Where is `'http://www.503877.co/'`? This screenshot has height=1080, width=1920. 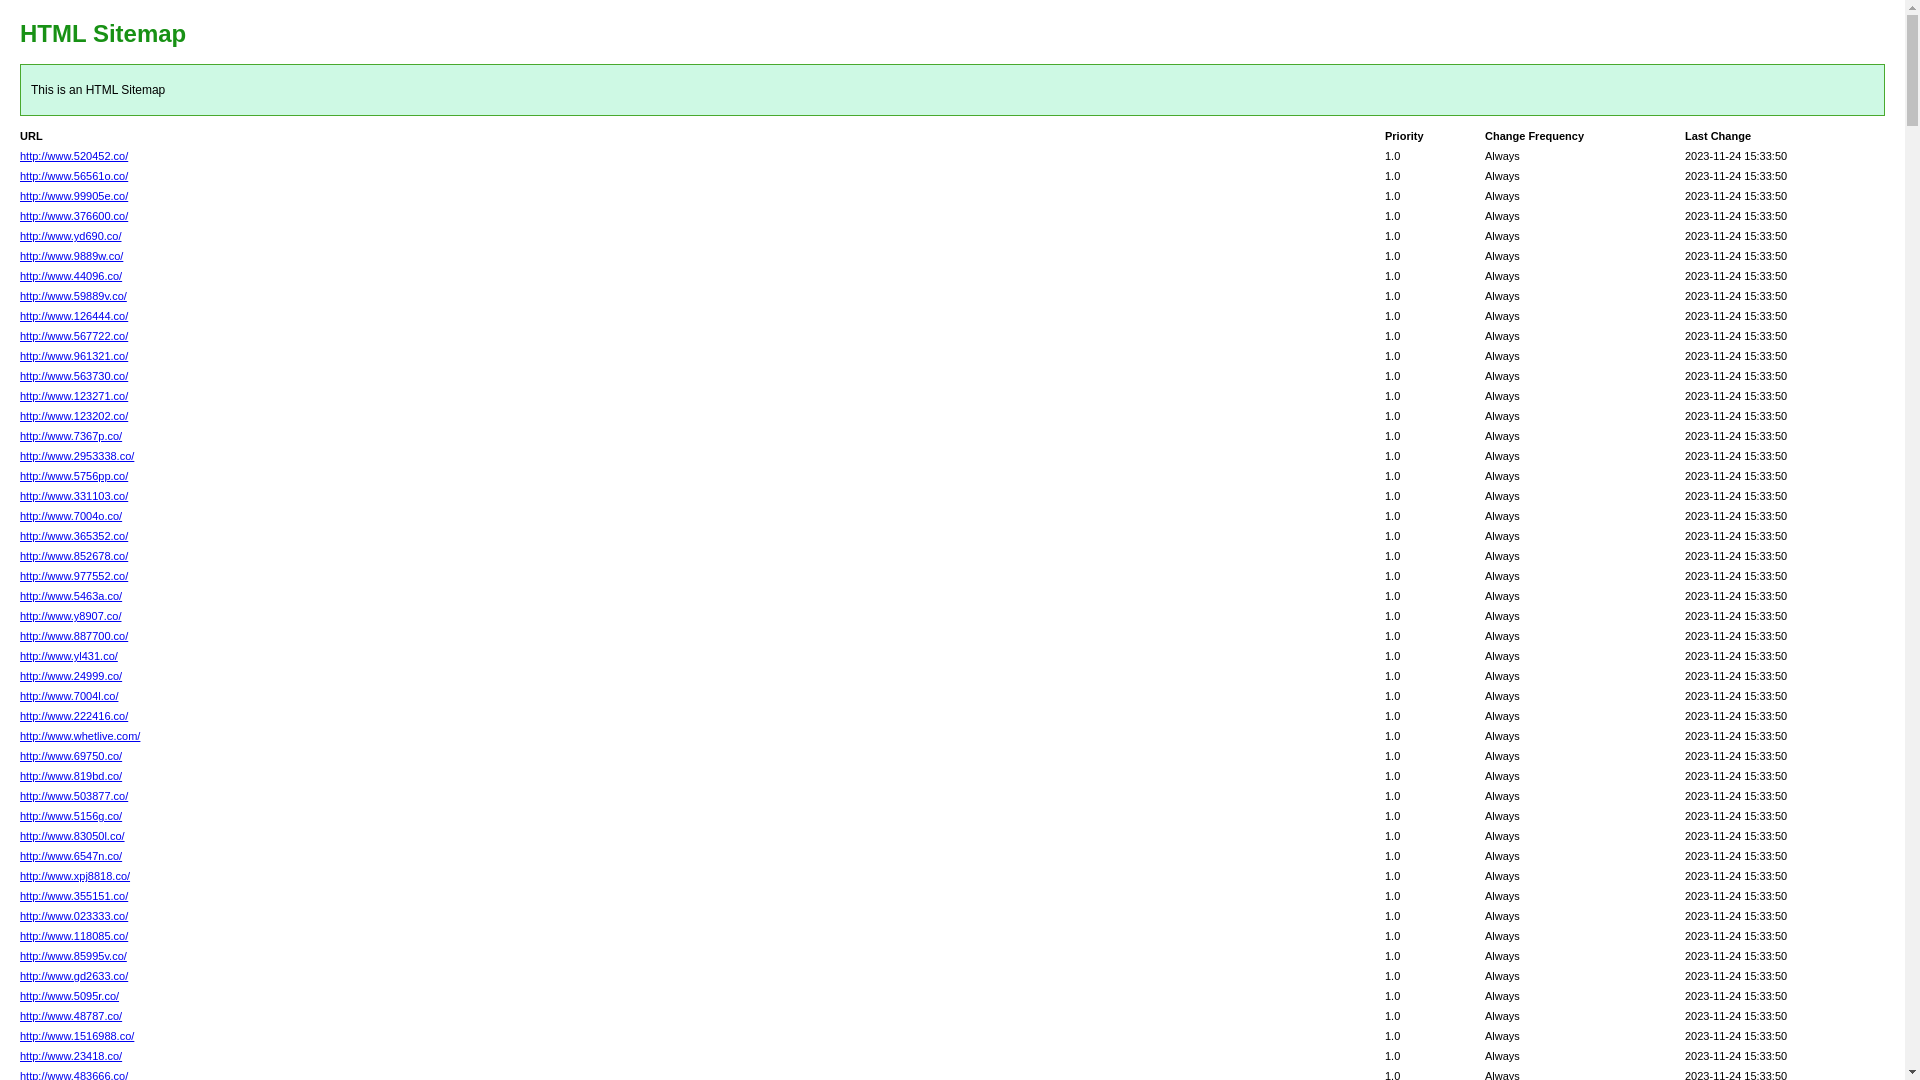
'http://www.503877.co/' is located at coordinates (73, 794).